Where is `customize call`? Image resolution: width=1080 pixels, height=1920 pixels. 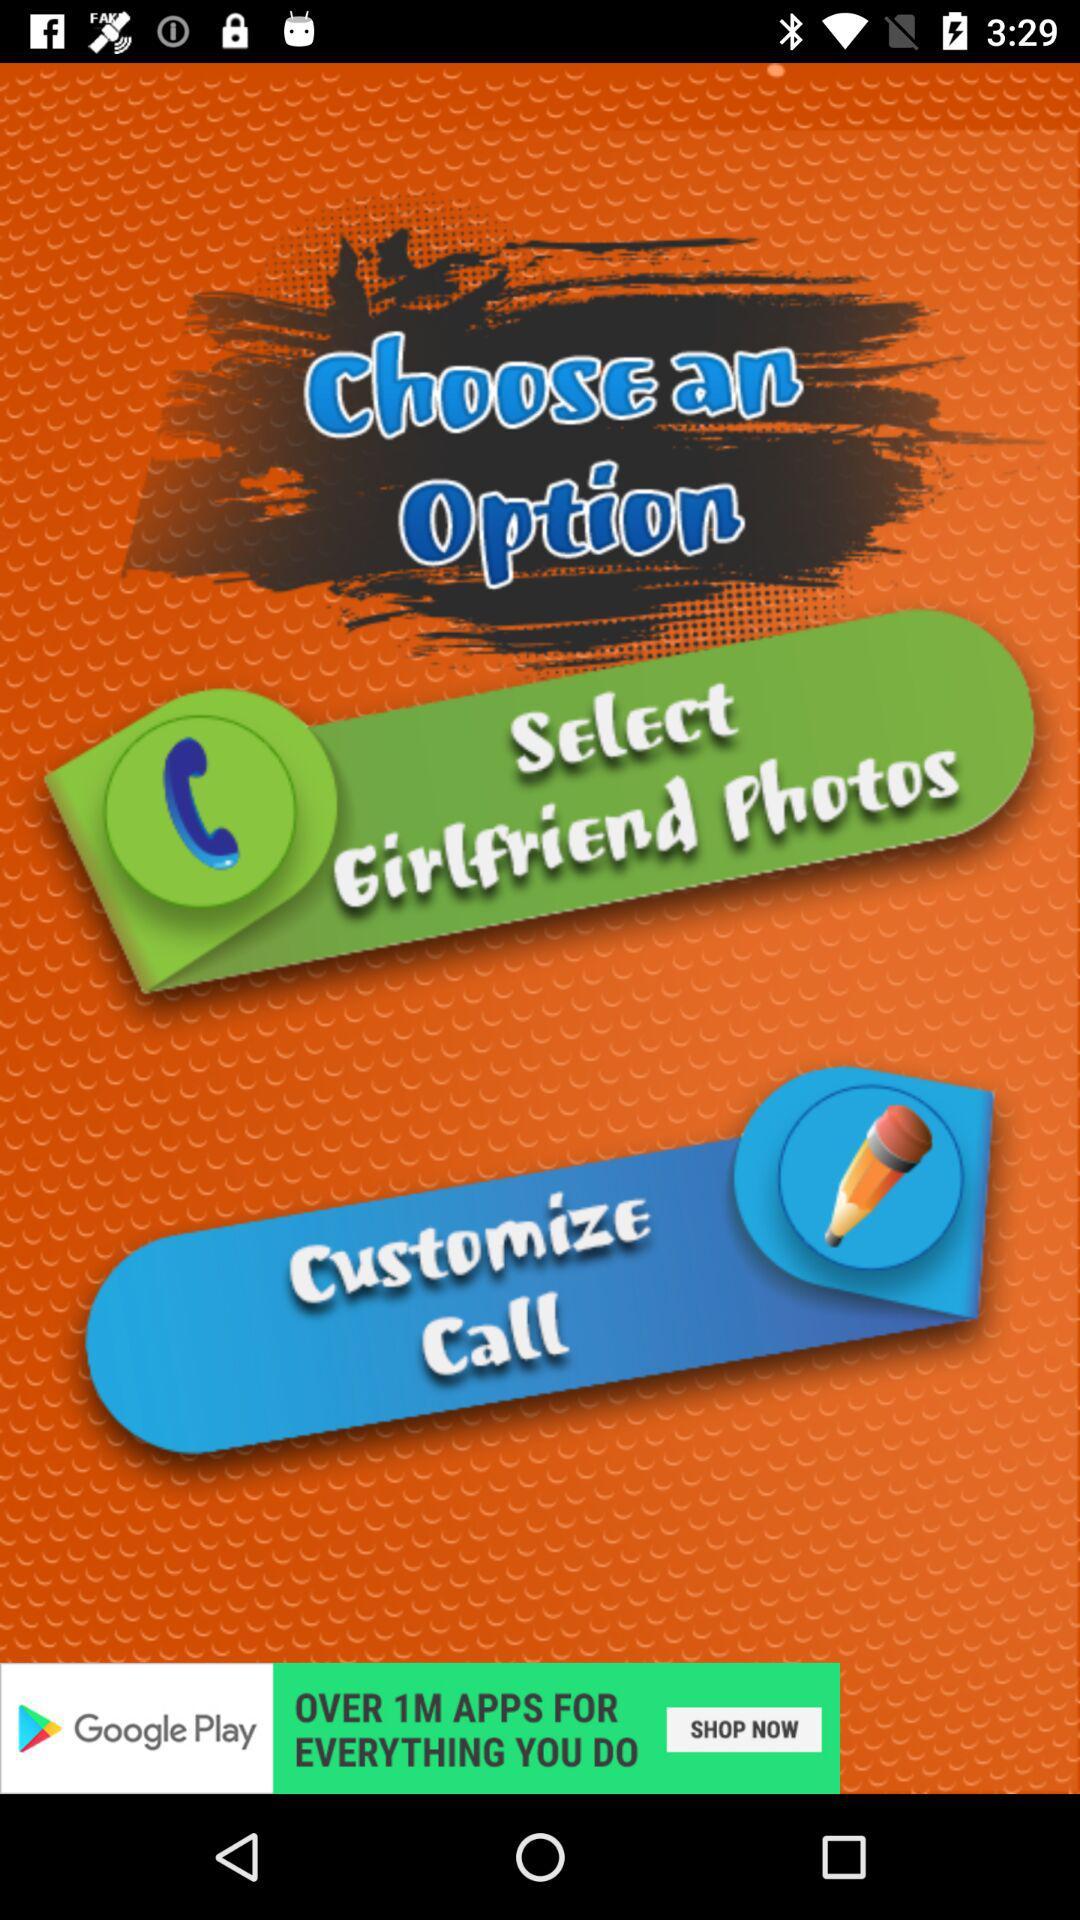 customize call is located at coordinates (540, 1277).